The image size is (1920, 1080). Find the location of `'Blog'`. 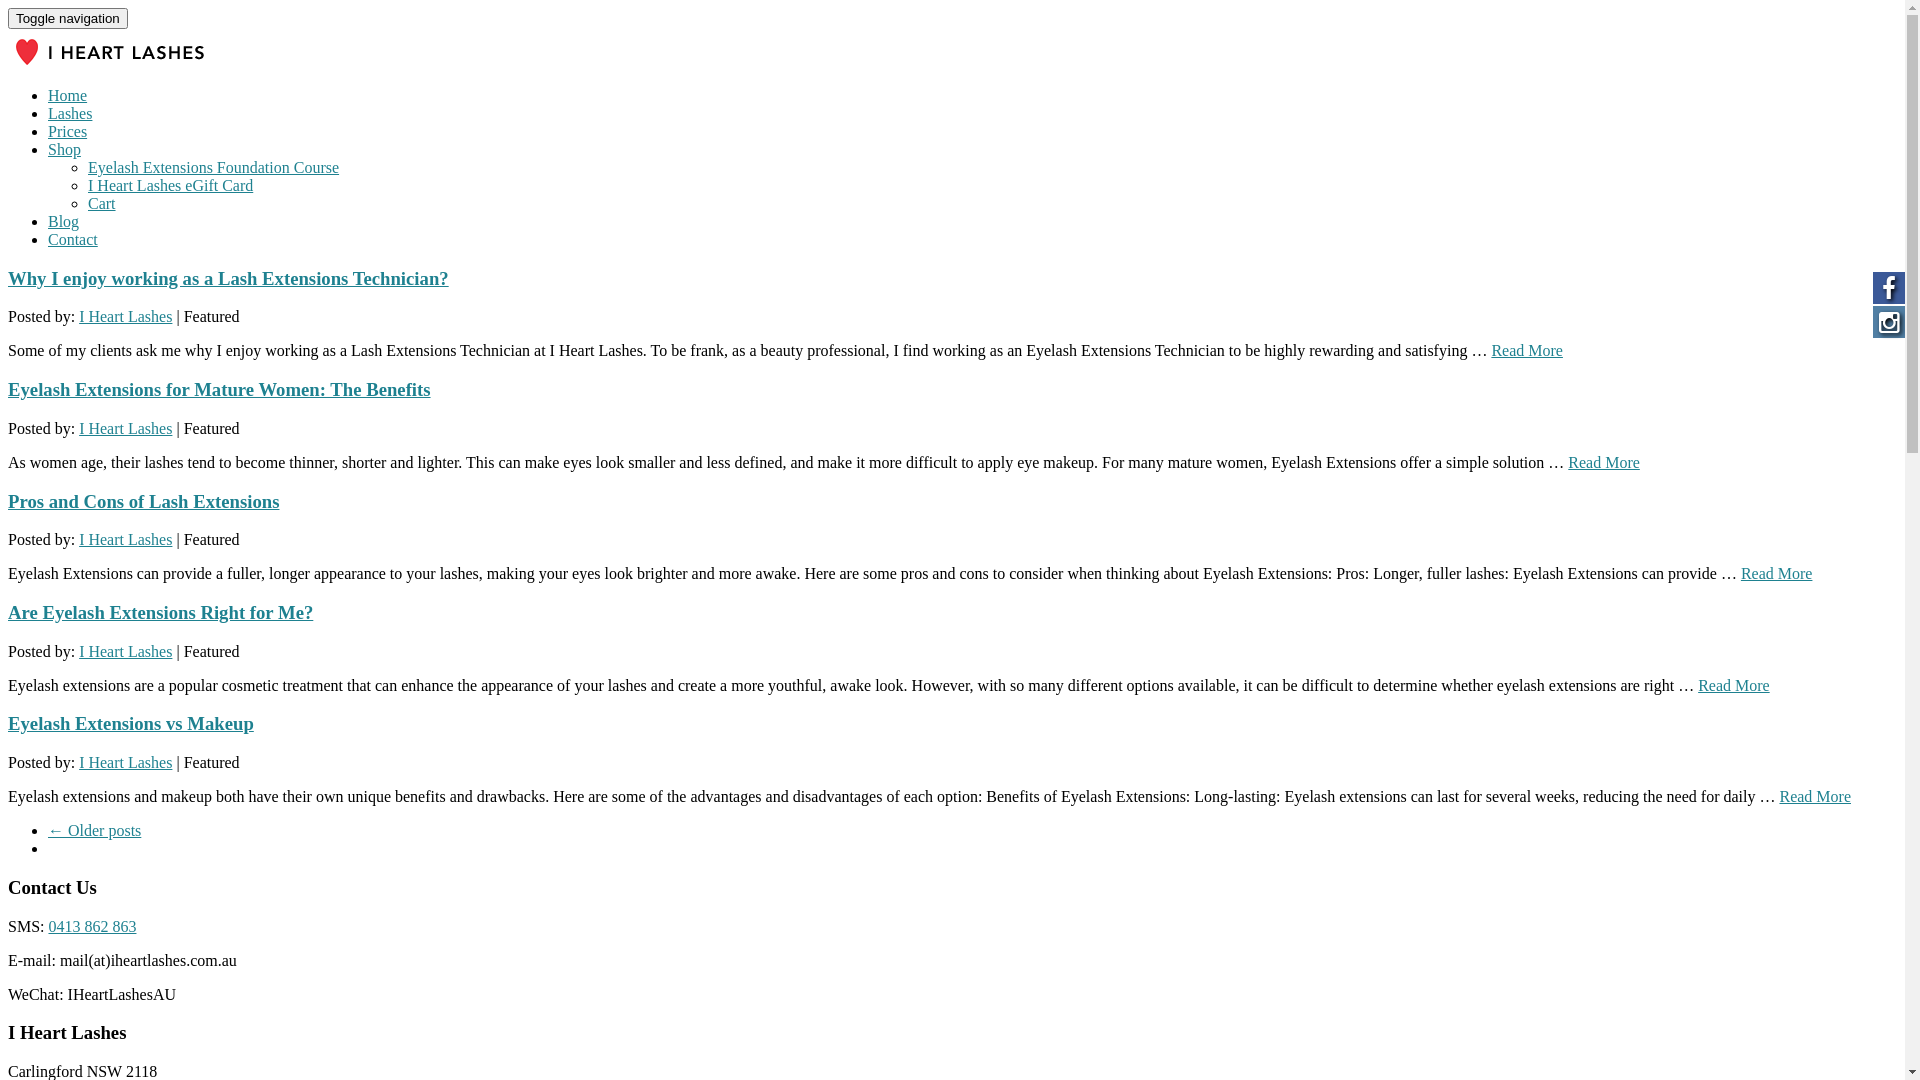

'Blog' is located at coordinates (63, 221).